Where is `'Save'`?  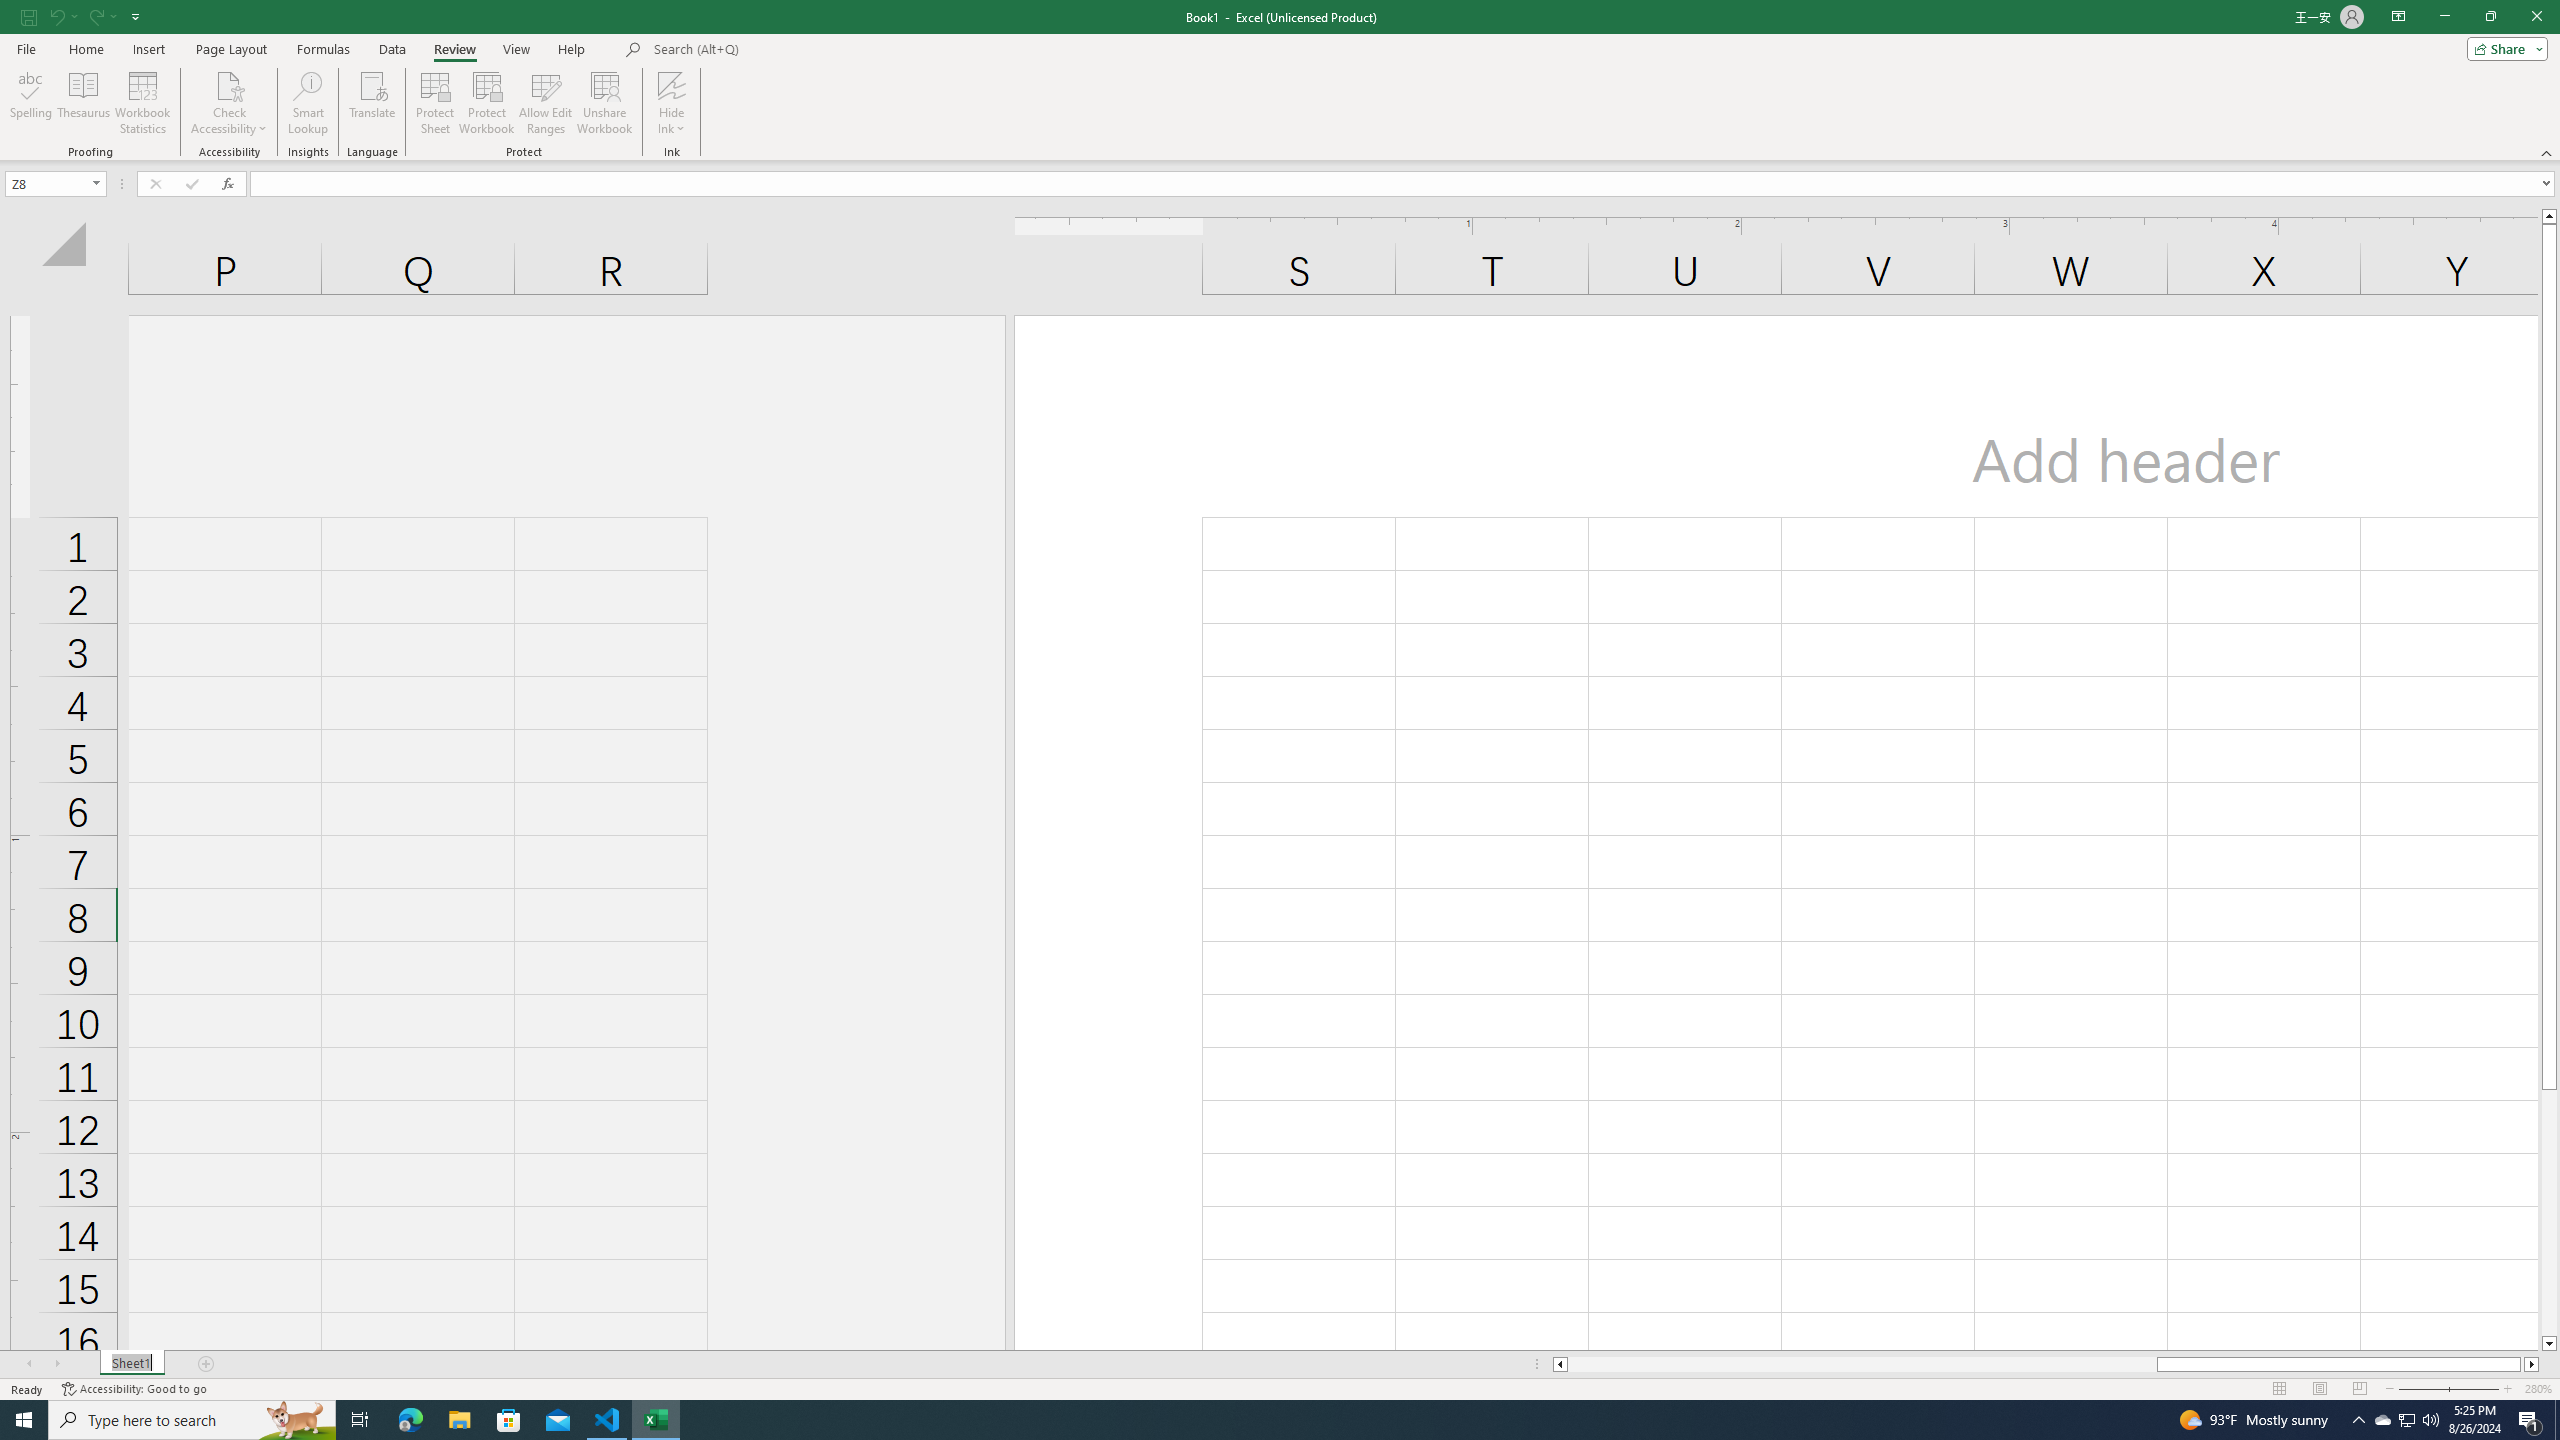 'Save' is located at coordinates (28, 15).